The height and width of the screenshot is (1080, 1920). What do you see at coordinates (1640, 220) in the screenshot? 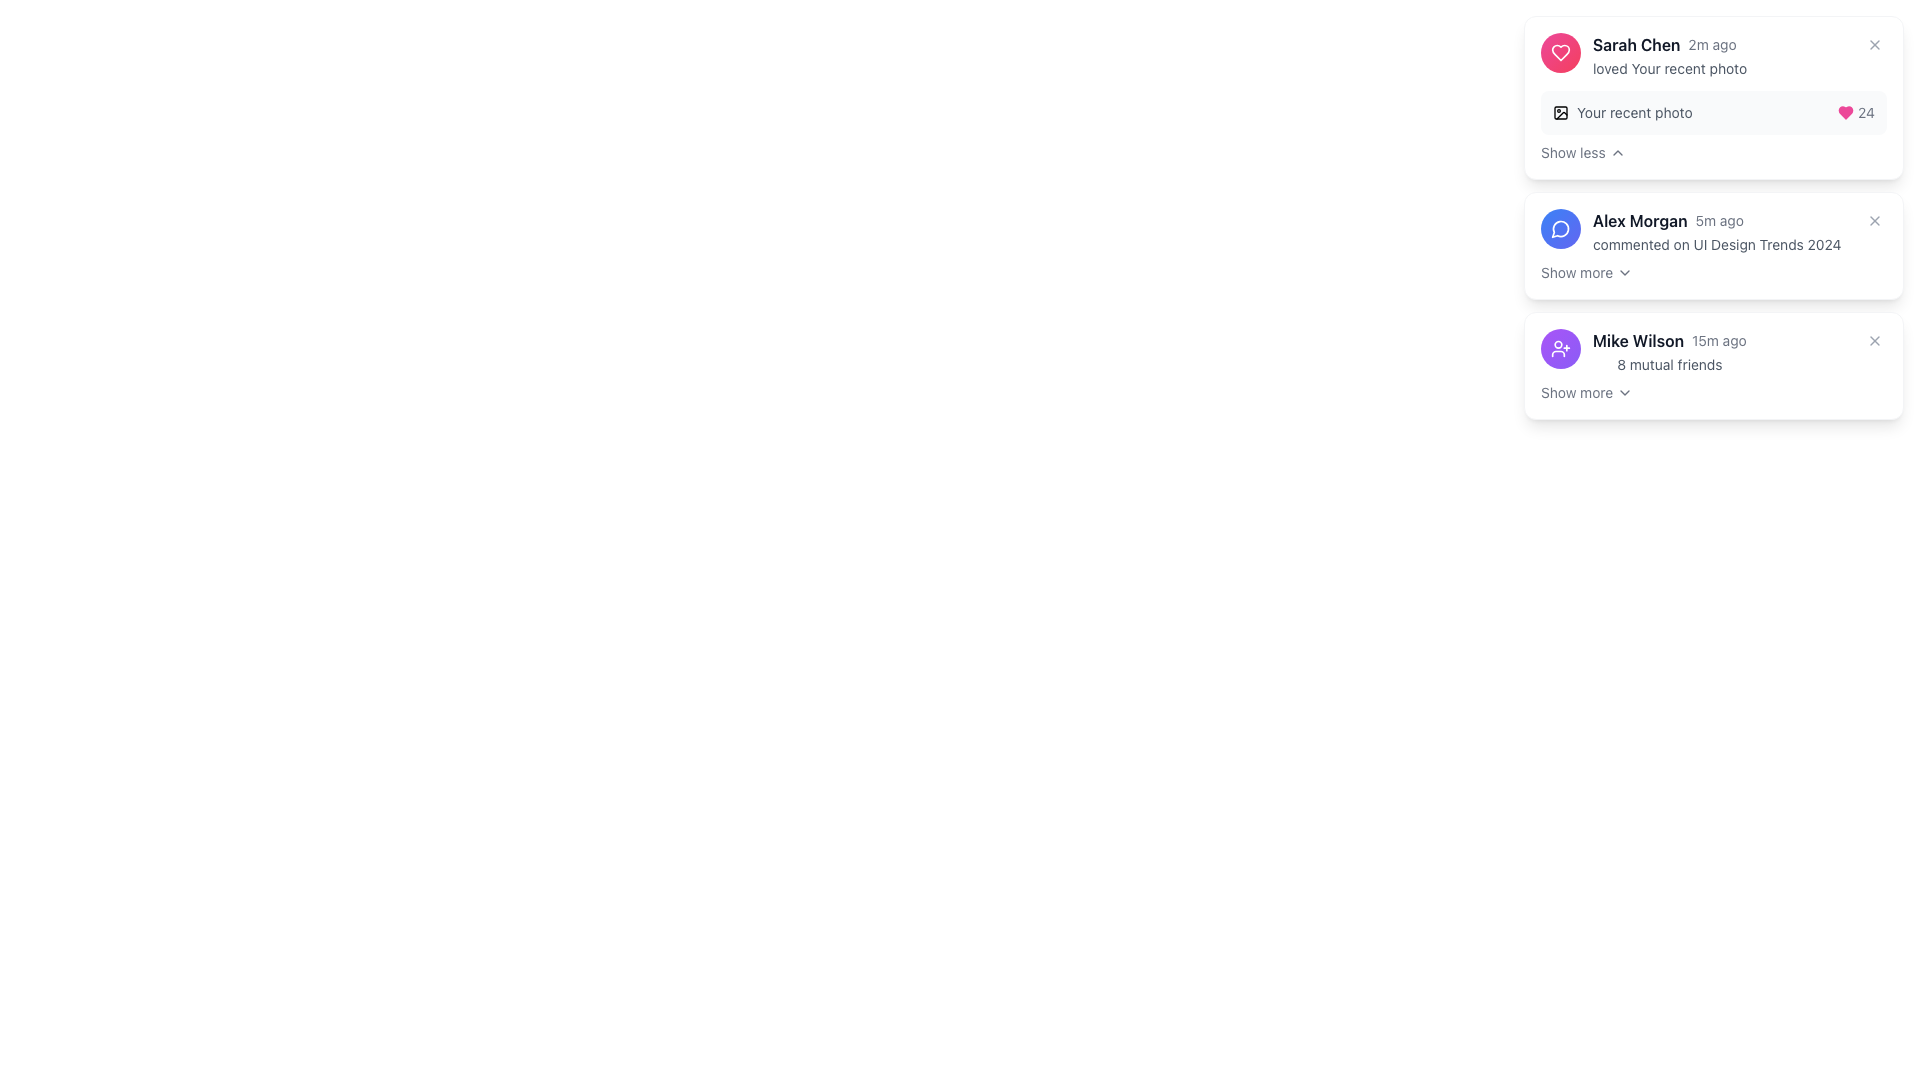
I see `the static text label displaying the user's name in the second notification card, located to the right of the user profile image and above the timestamp '5m ago'` at bounding box center [1640, 220].